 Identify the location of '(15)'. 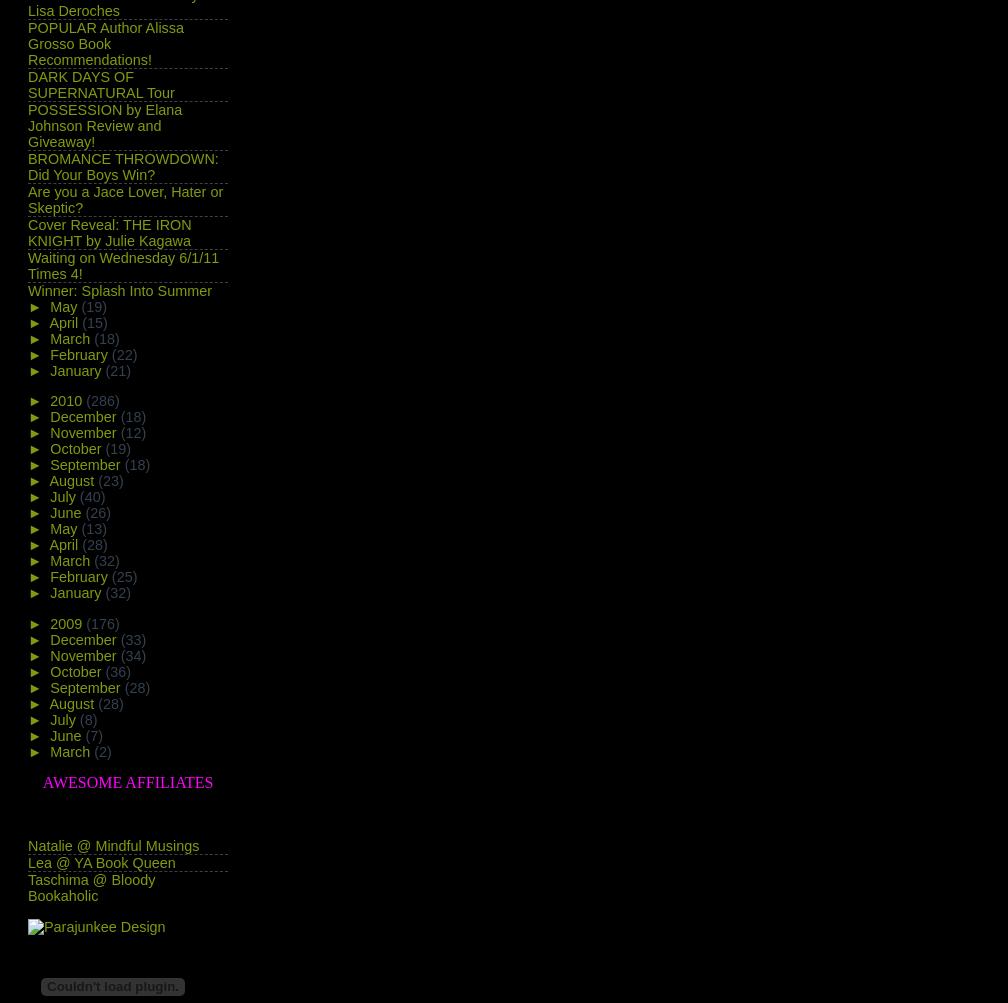
(81, 320).